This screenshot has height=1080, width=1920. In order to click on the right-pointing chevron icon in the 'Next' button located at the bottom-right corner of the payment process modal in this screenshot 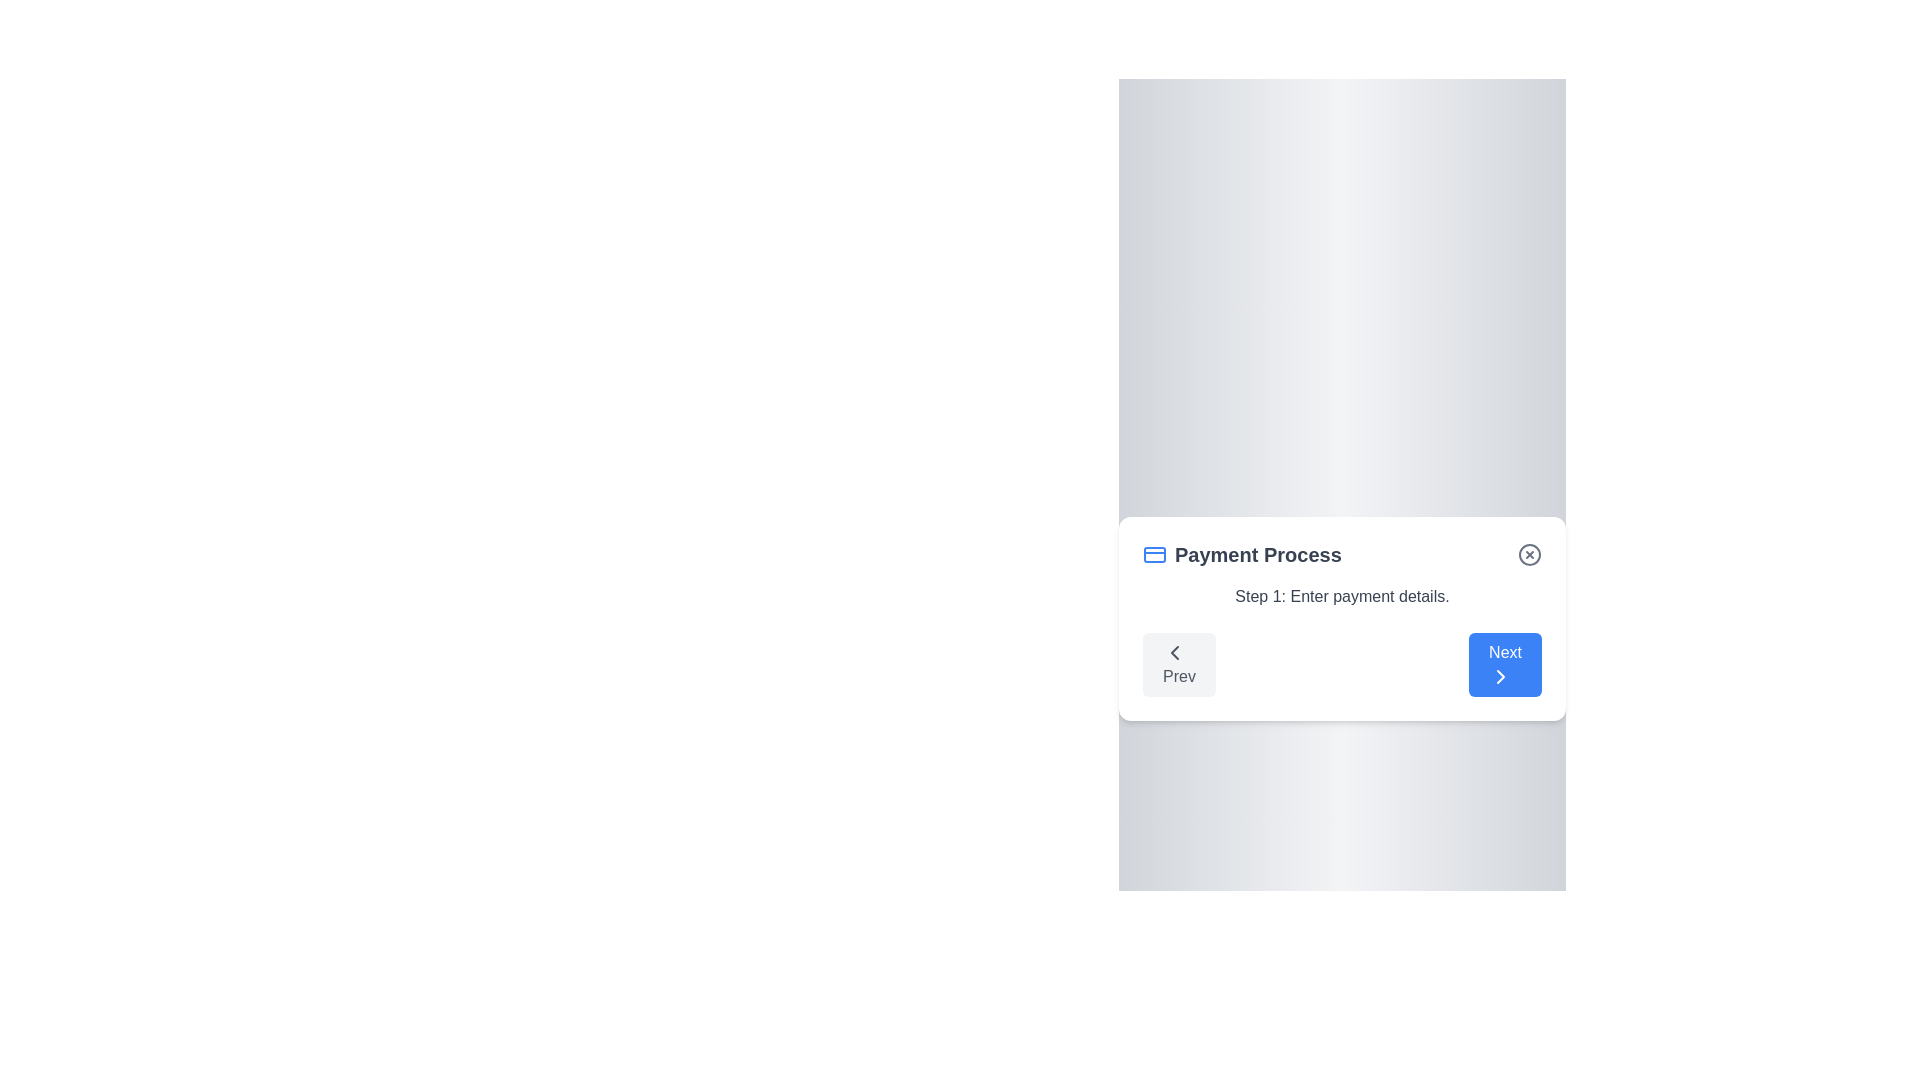, I will do `click(1501, 676)`.